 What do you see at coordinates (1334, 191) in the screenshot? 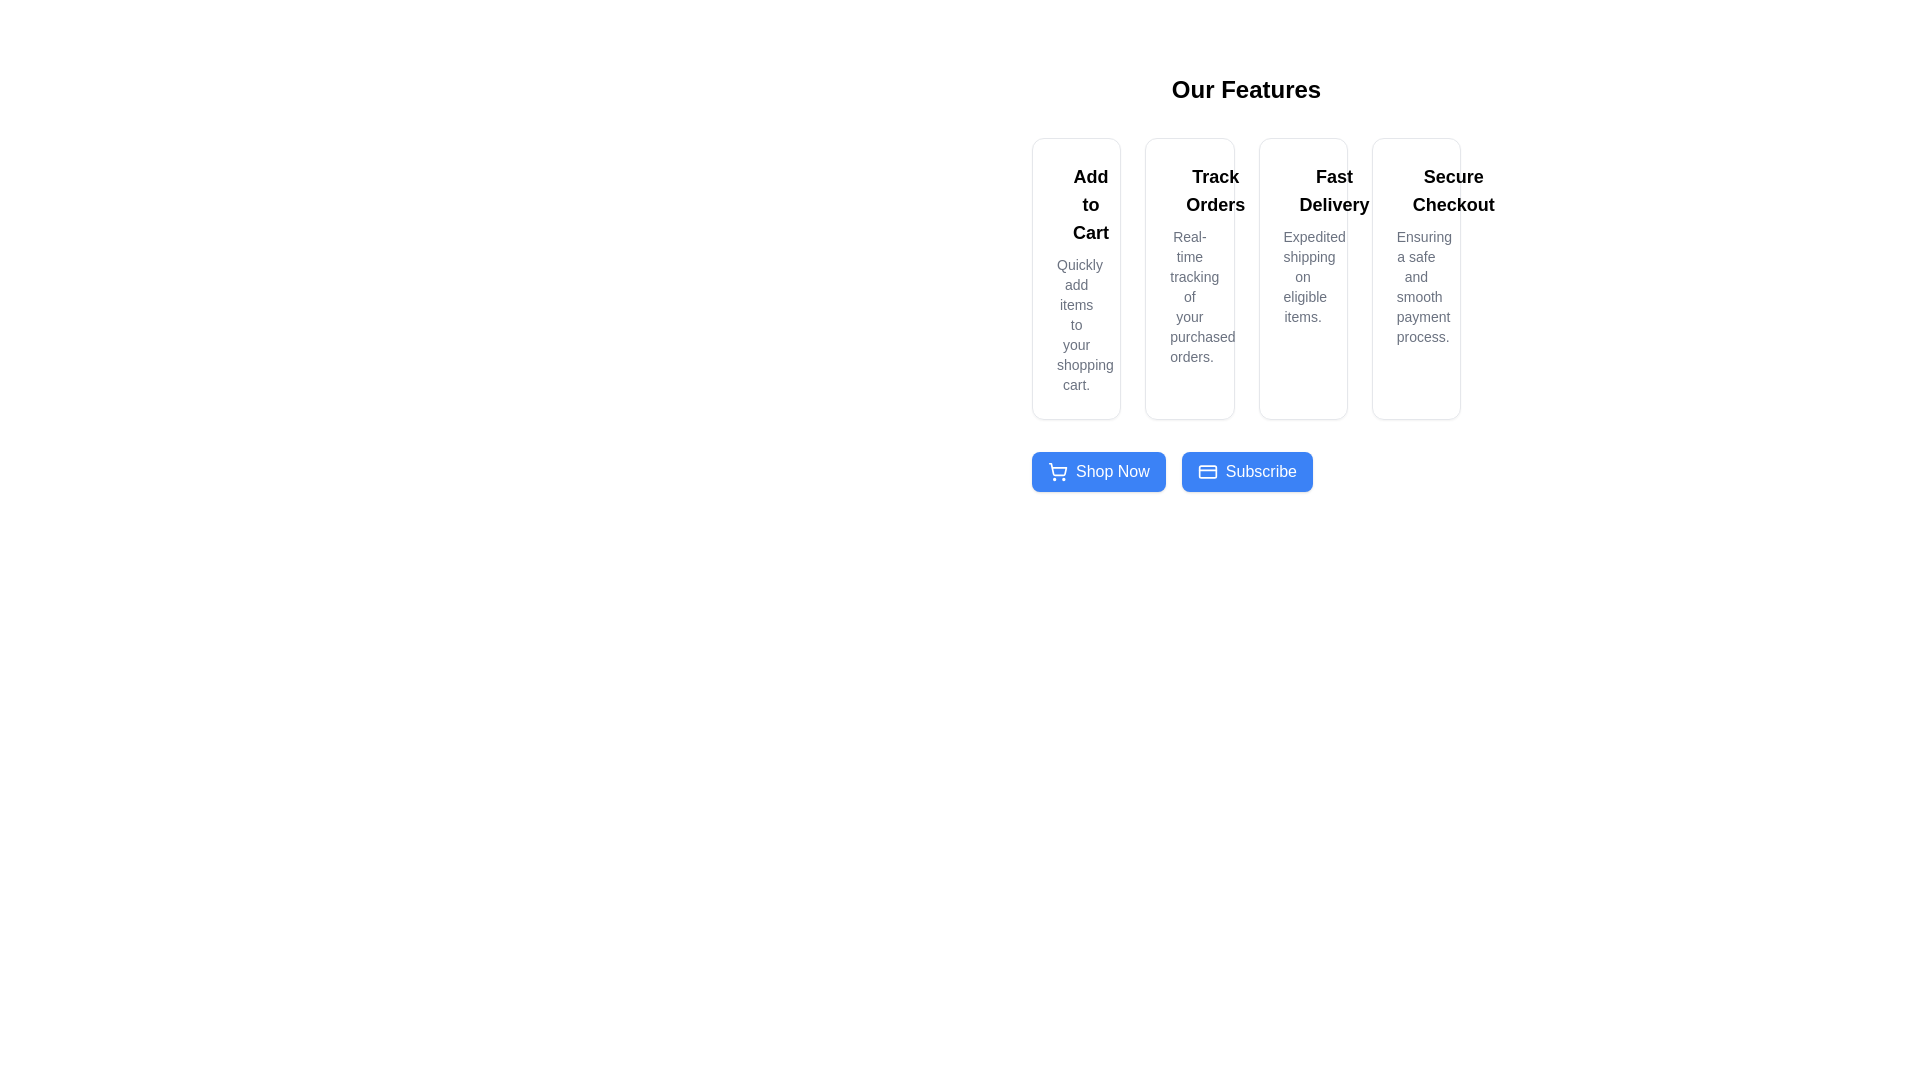
I see `the 'Fast Delivery' text label which is the headline of the third card in a set of four feature cards` at bounding box center [1334, 191].